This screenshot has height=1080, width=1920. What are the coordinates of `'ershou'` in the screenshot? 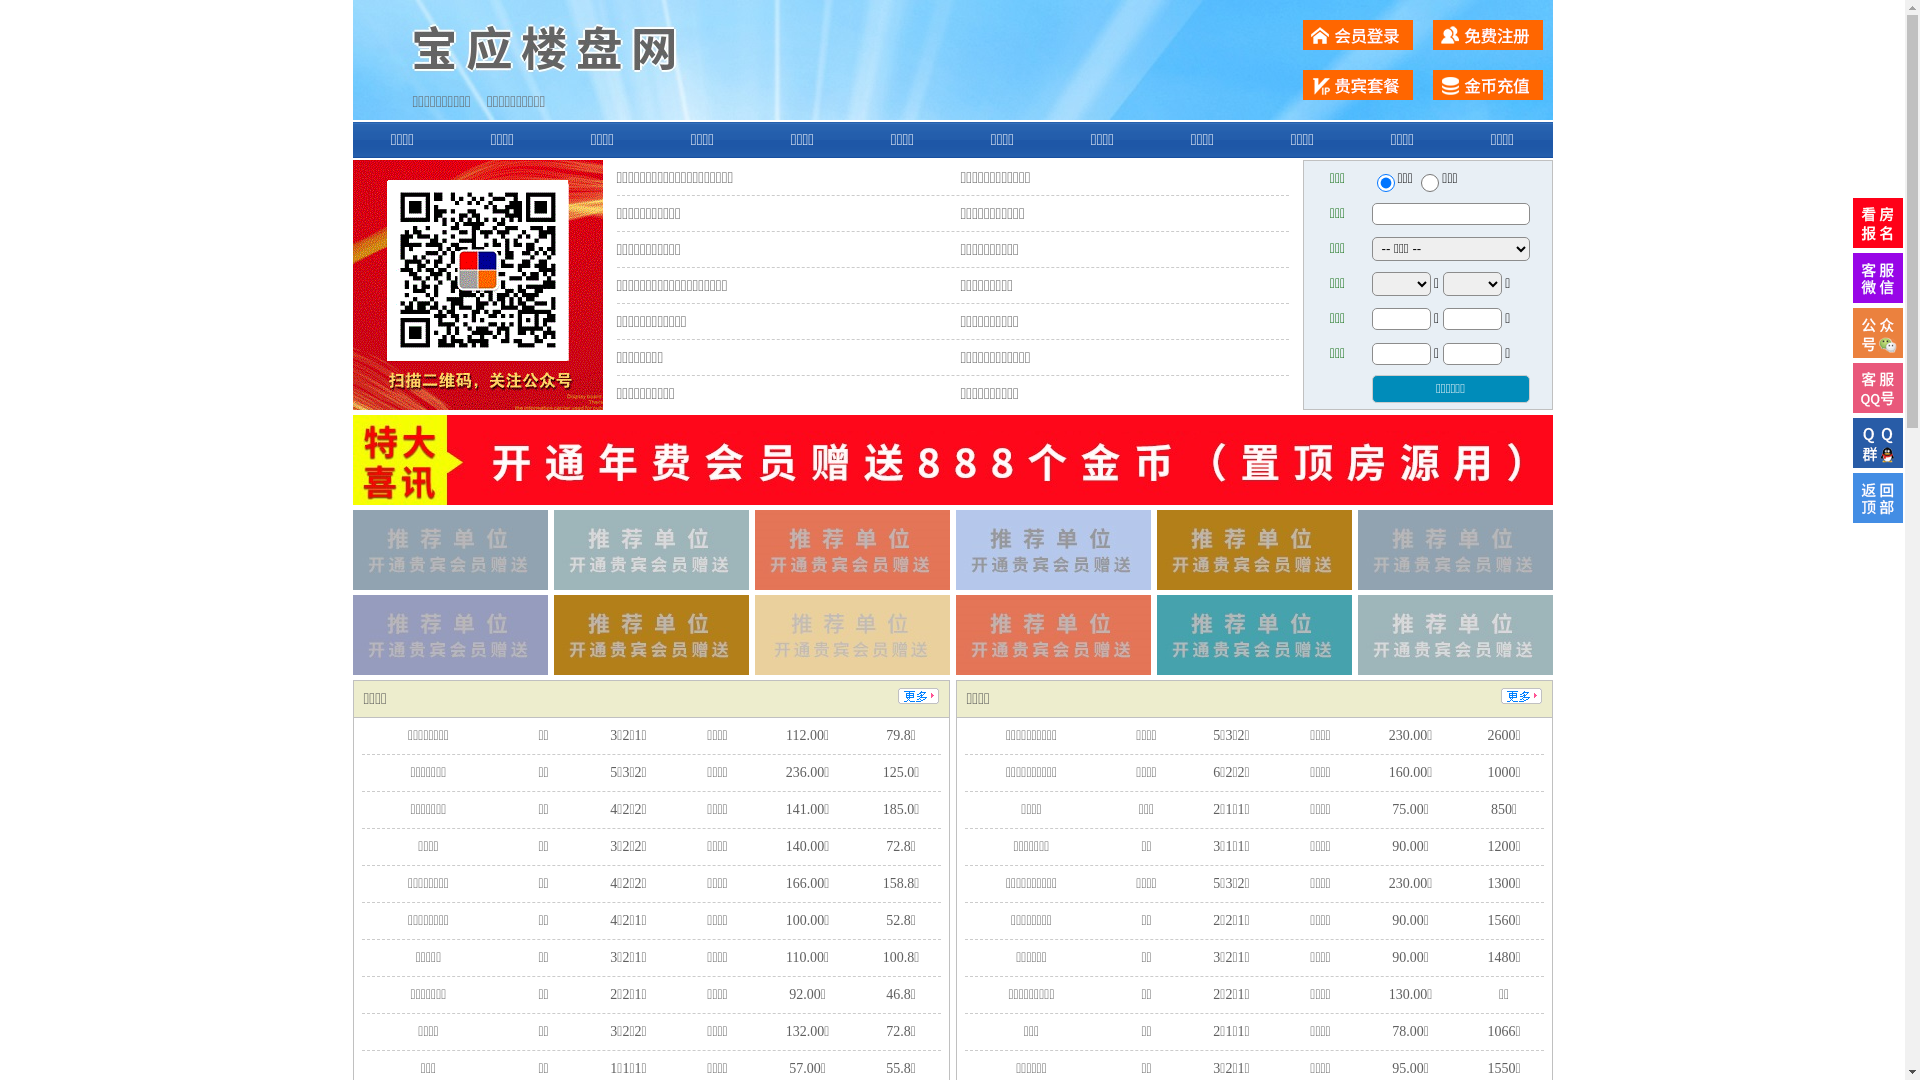 It's located at (1384, 182).